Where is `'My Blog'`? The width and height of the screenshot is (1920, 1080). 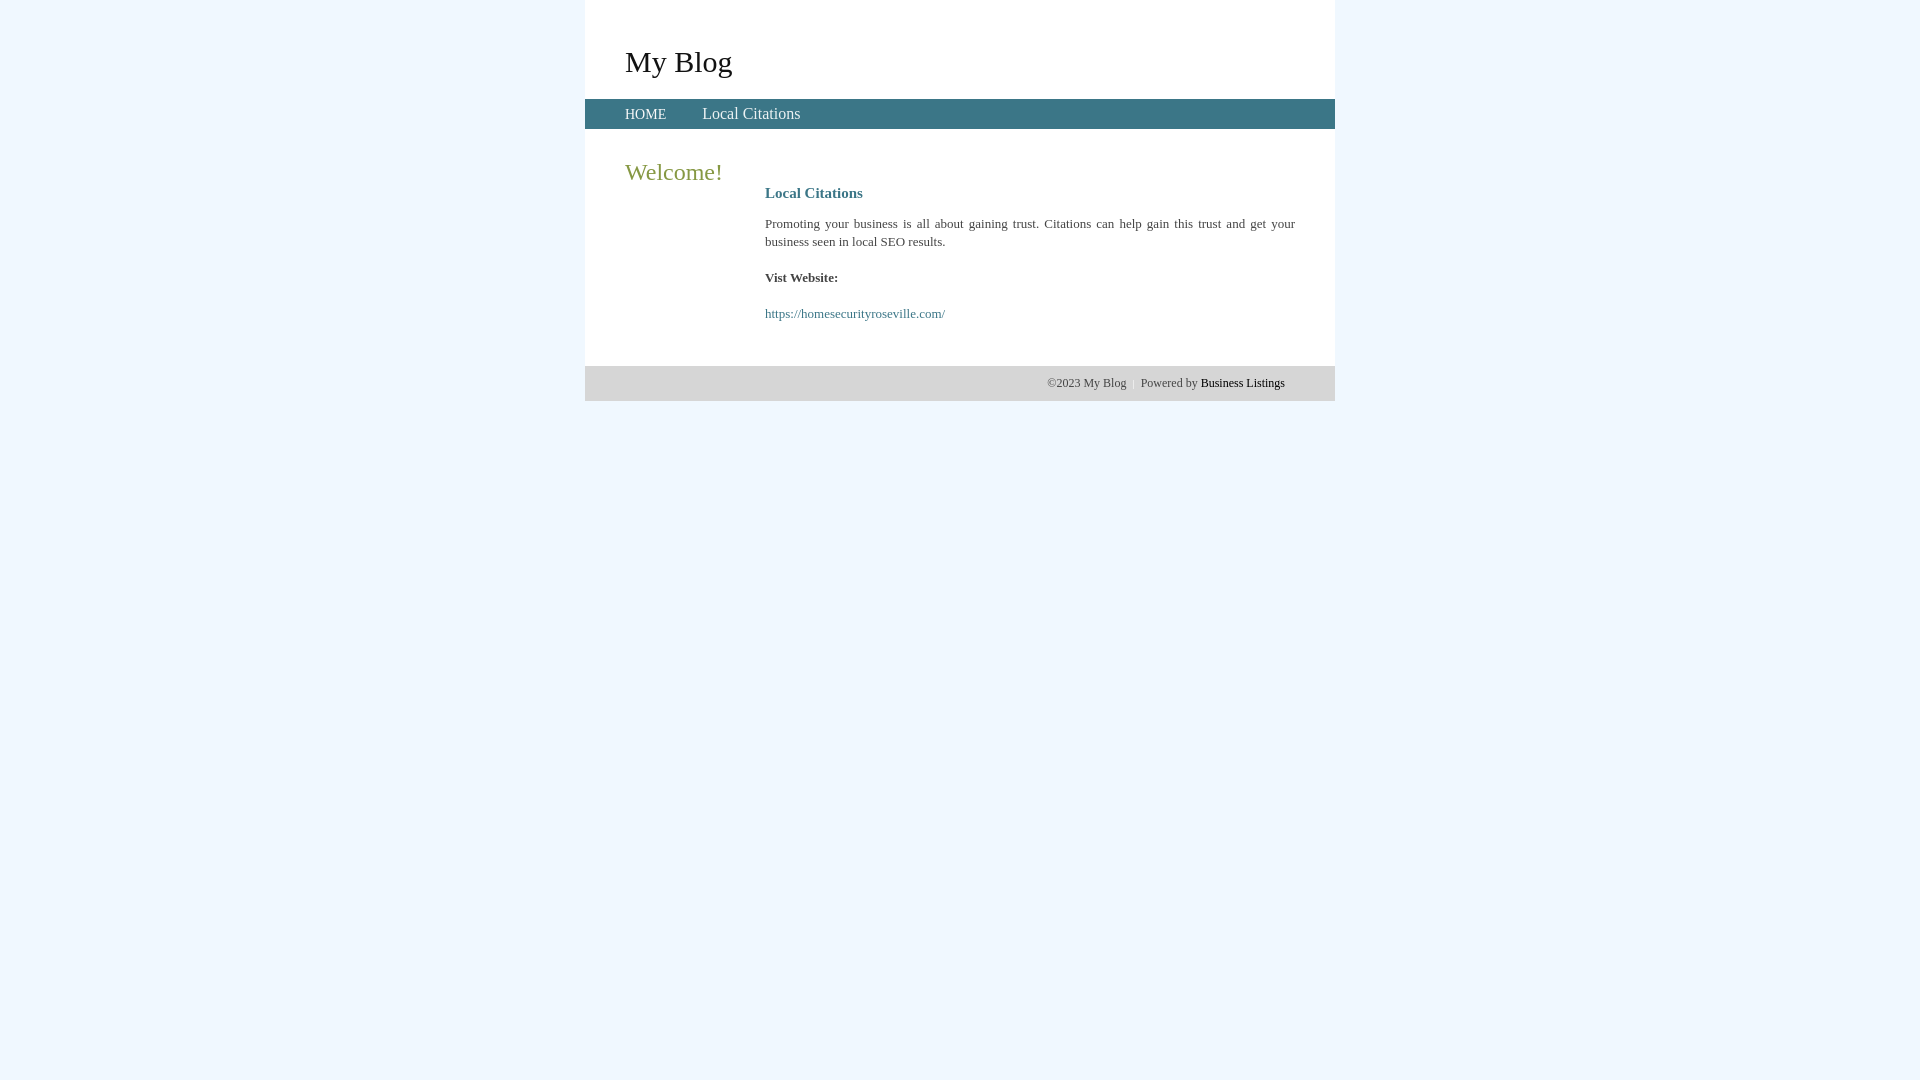
'My Blog' is located at coordinates (678, 60).